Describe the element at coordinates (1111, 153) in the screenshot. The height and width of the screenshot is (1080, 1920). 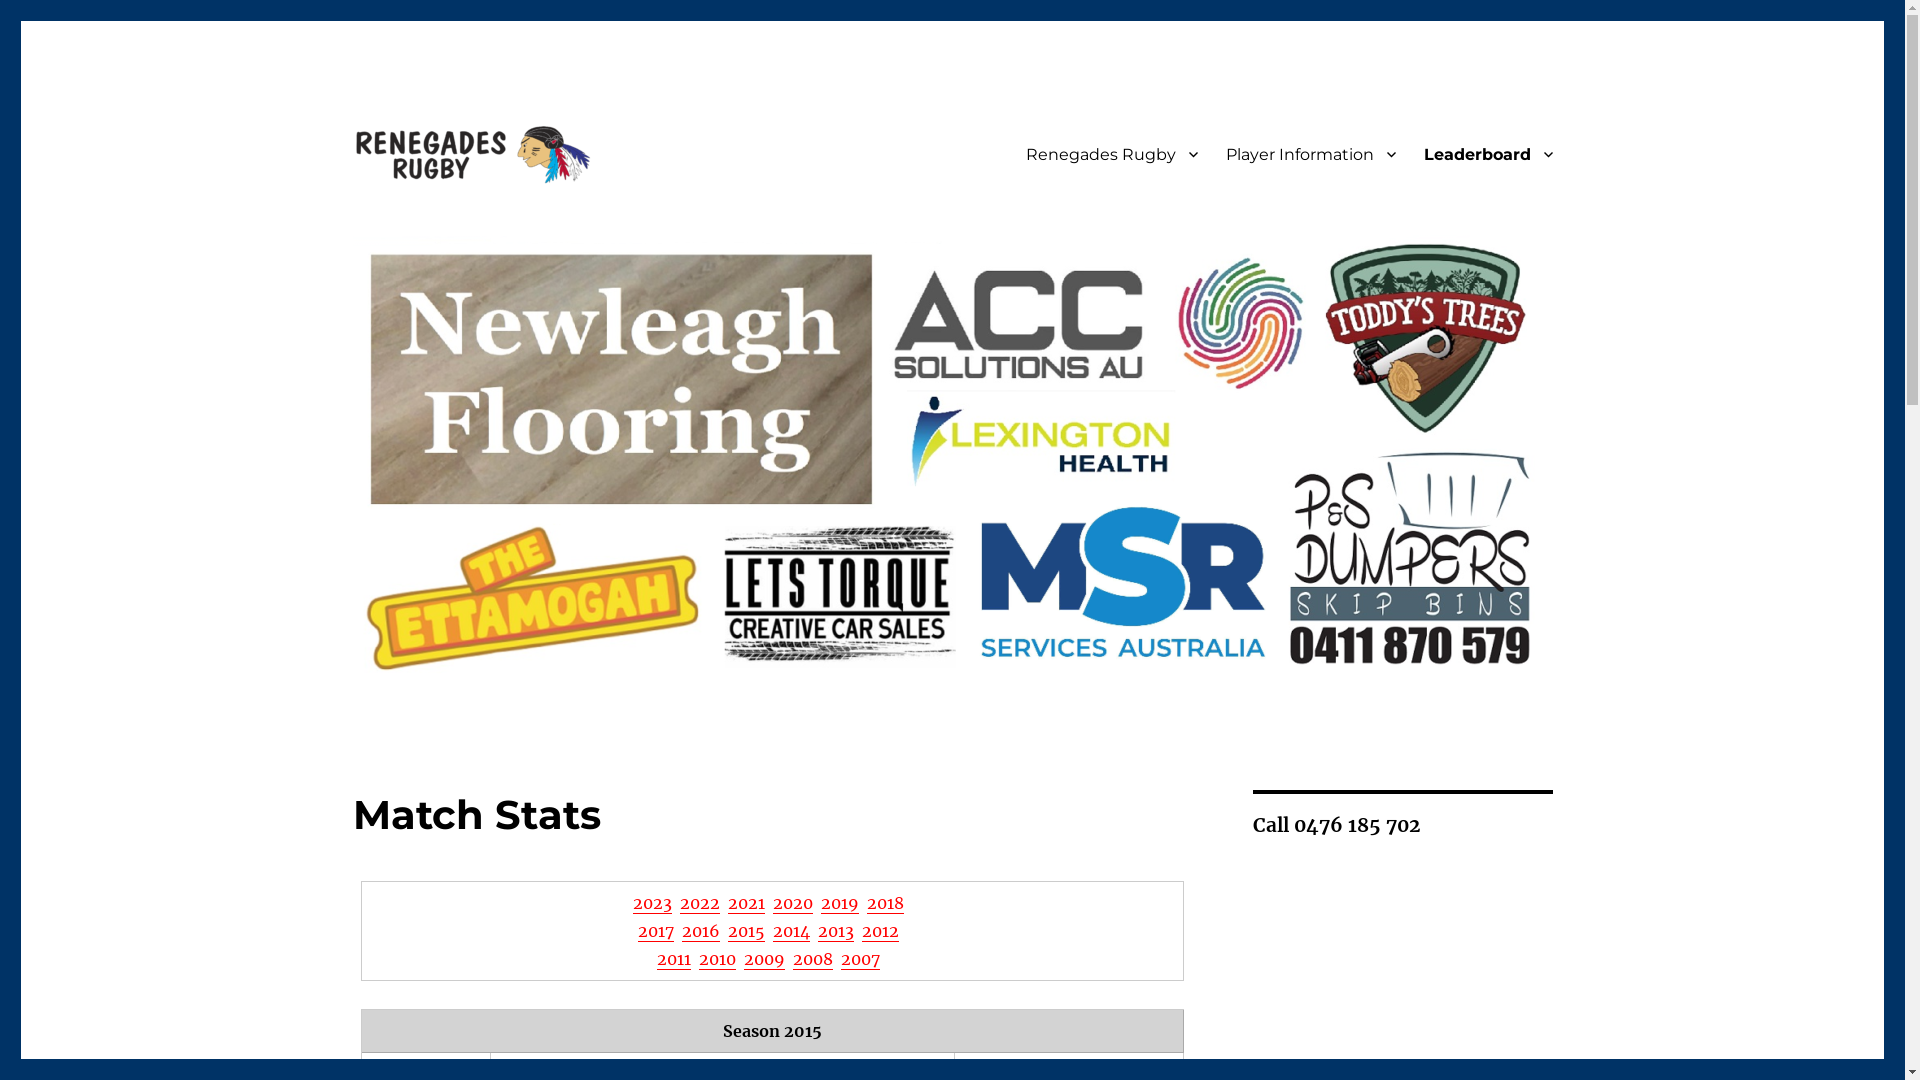
I see `'Renegades Rugby'` at that location.